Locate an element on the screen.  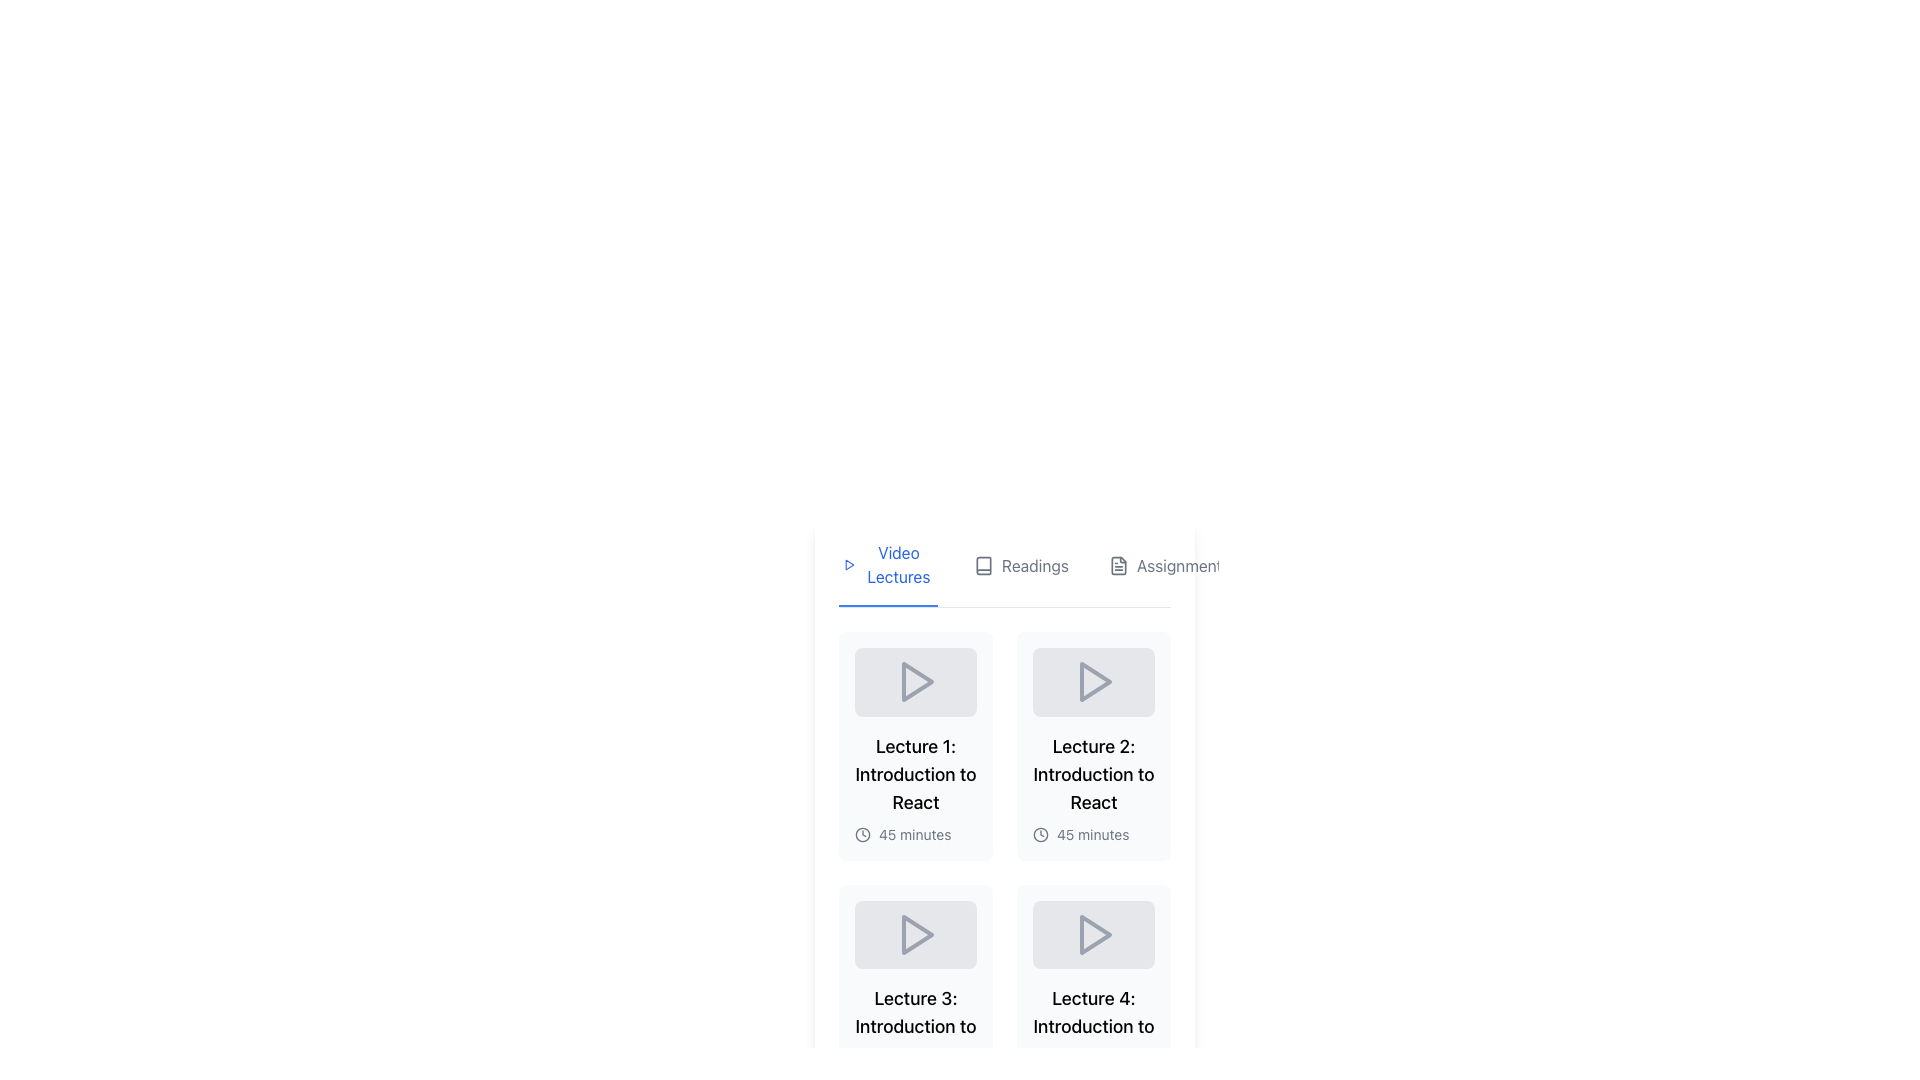
the video playback control button located in the top-left corner of the 'Lecture 1: Introduction to React' section is located at coordinates (915, 681).